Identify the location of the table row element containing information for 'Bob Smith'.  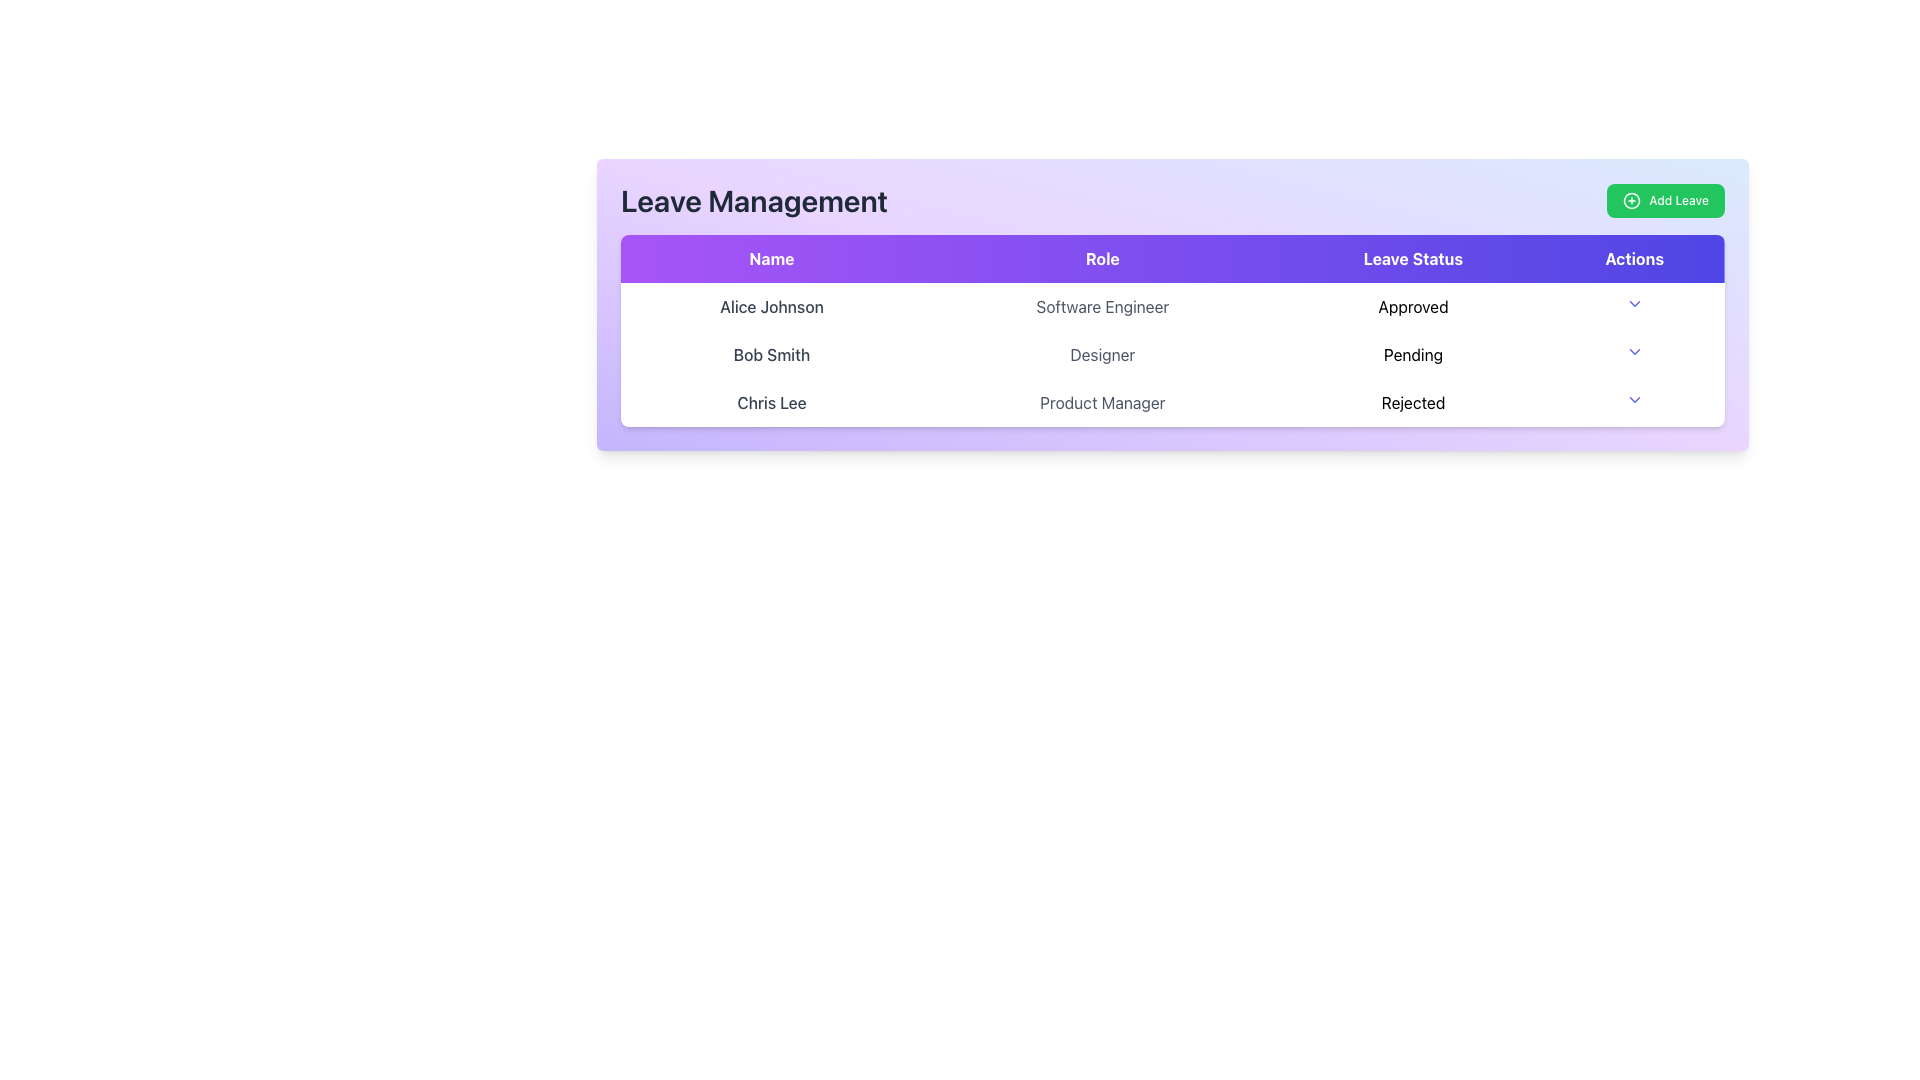
(1172, 353).